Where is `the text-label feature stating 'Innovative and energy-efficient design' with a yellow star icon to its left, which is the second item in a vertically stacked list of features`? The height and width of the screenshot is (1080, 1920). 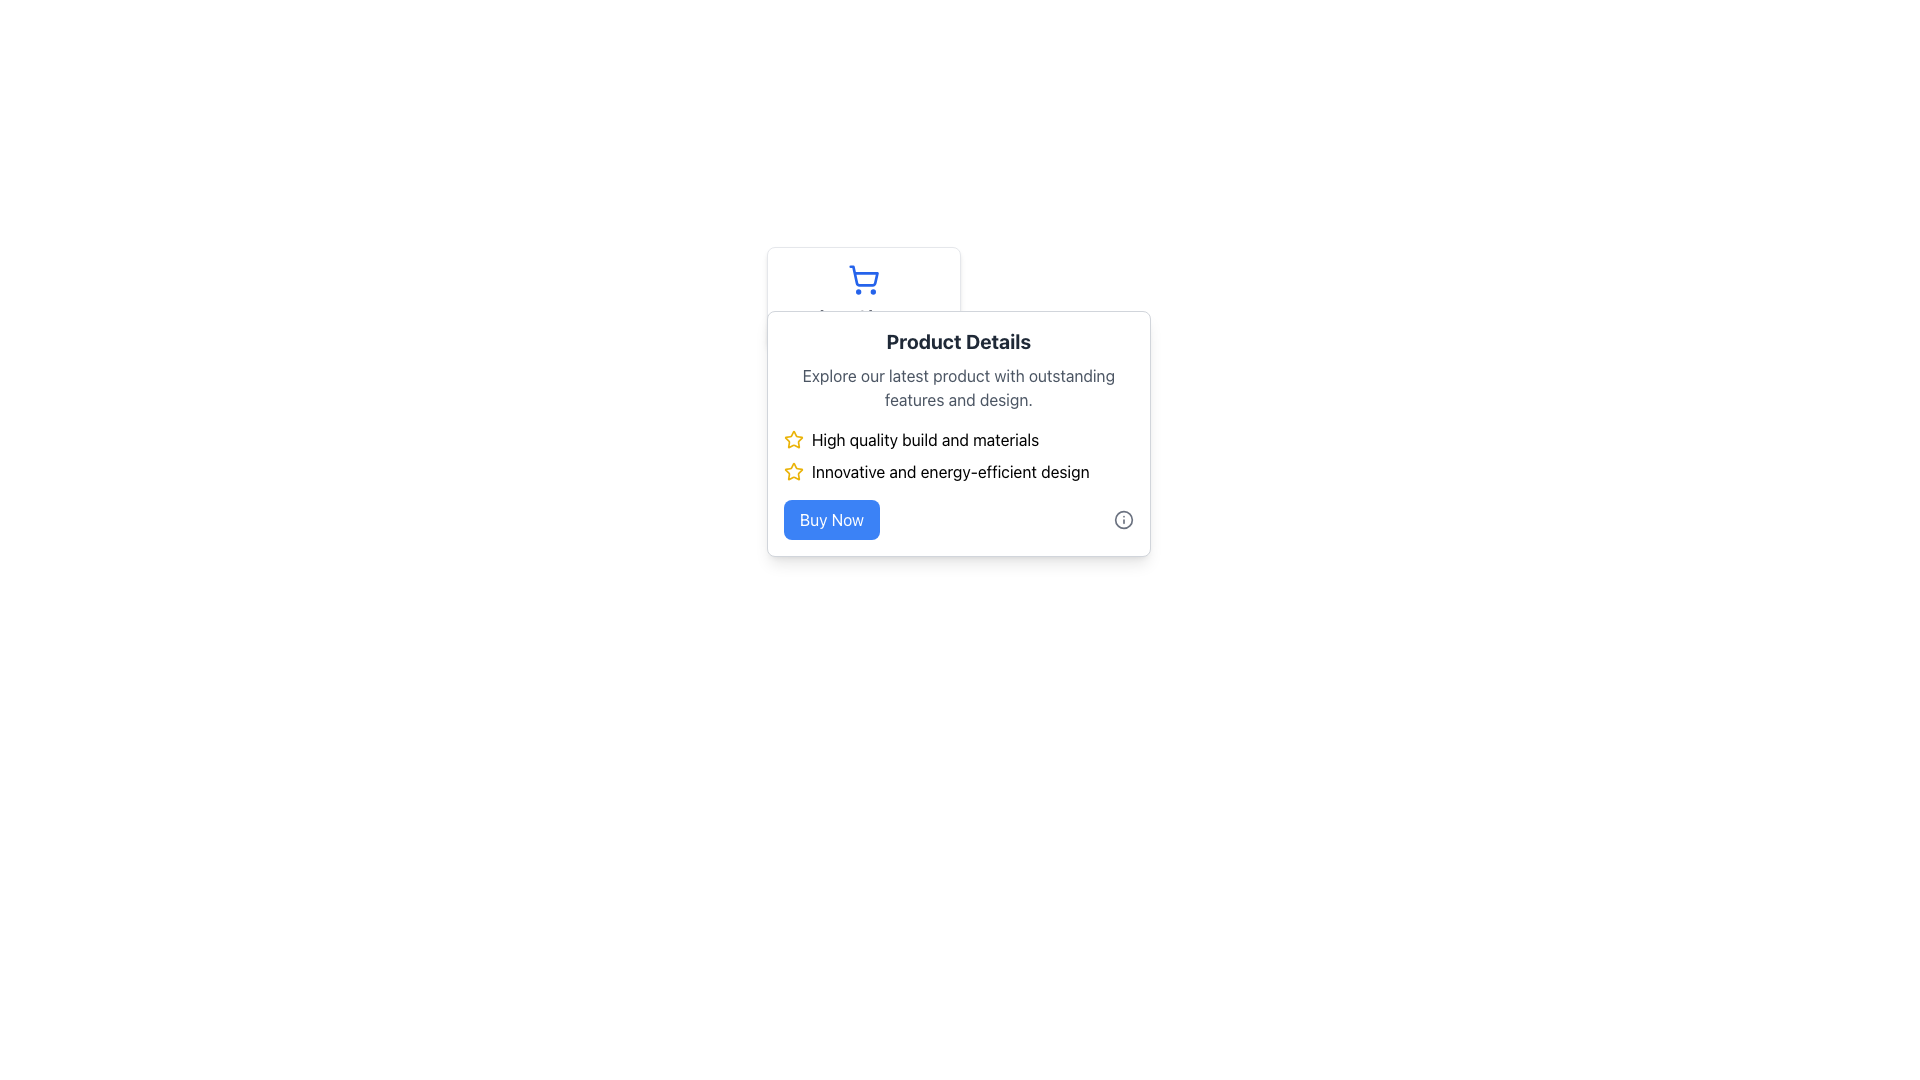 the text-label feature stating 'Innovative and energy-efficient design' with a yellow star icon to its left, which is the second item in a vertically stacked list of features is located at coordinates (957, 471).